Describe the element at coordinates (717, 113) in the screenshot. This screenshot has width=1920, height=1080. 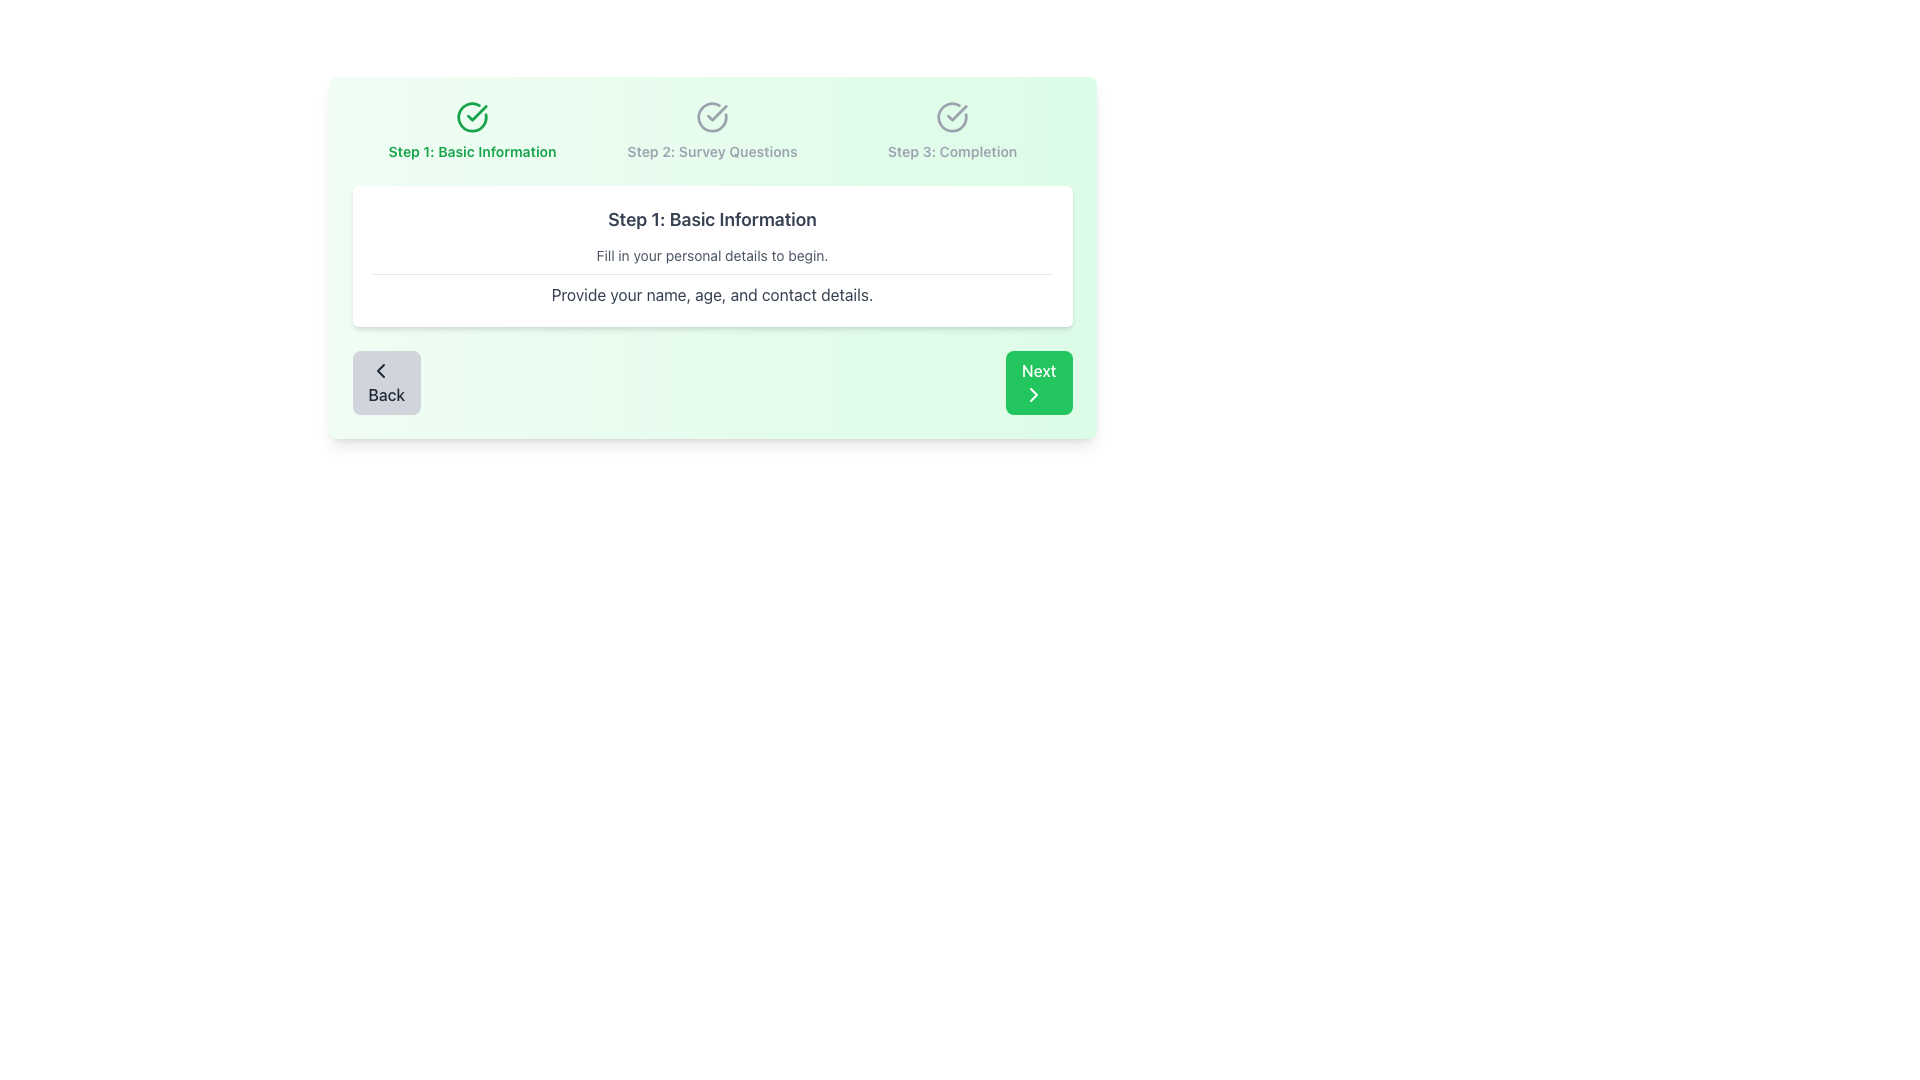
I see `the checkmark icon within the circular outline that represents a completed step in 'Step 1: Basic Information'` at that location.